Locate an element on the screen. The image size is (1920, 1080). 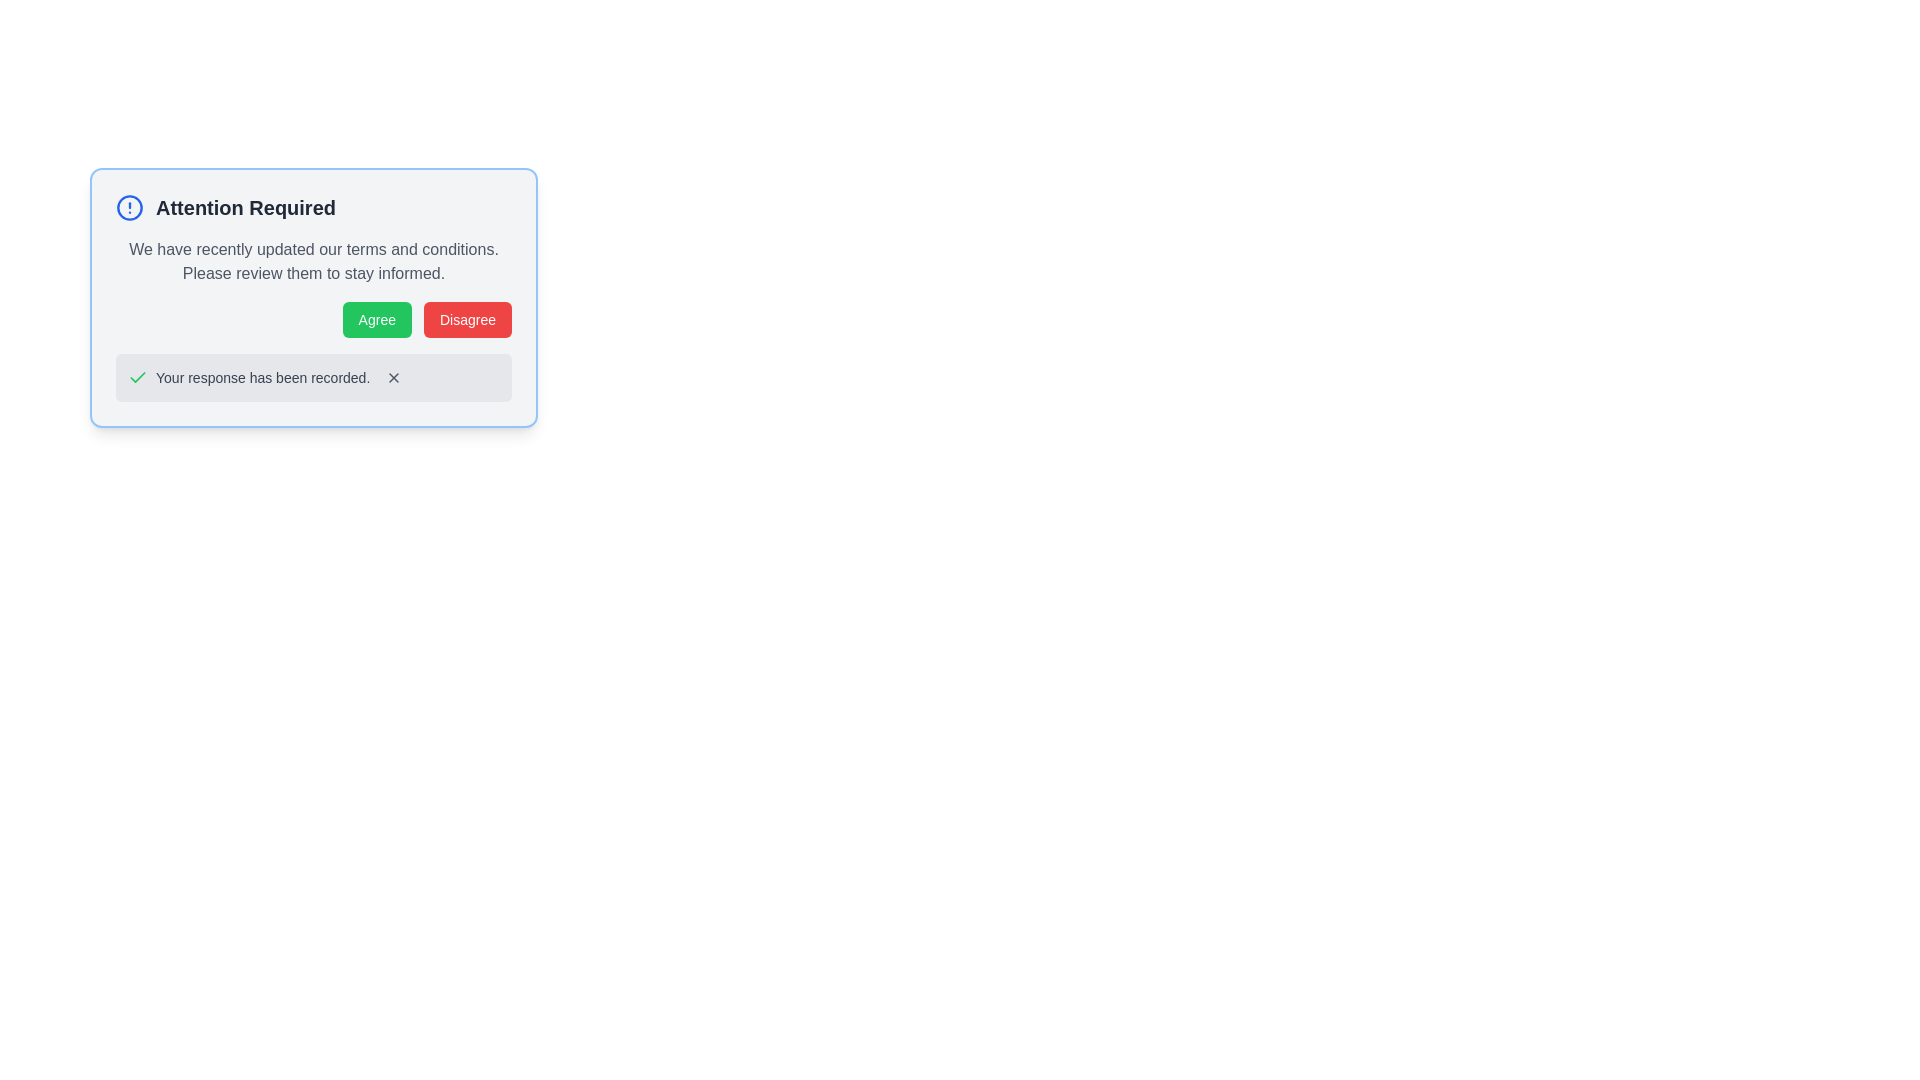
confirmation text displayed in the Notification component, which includes a close button located at the bottom of the notification box is located at coordinates (312, 378).